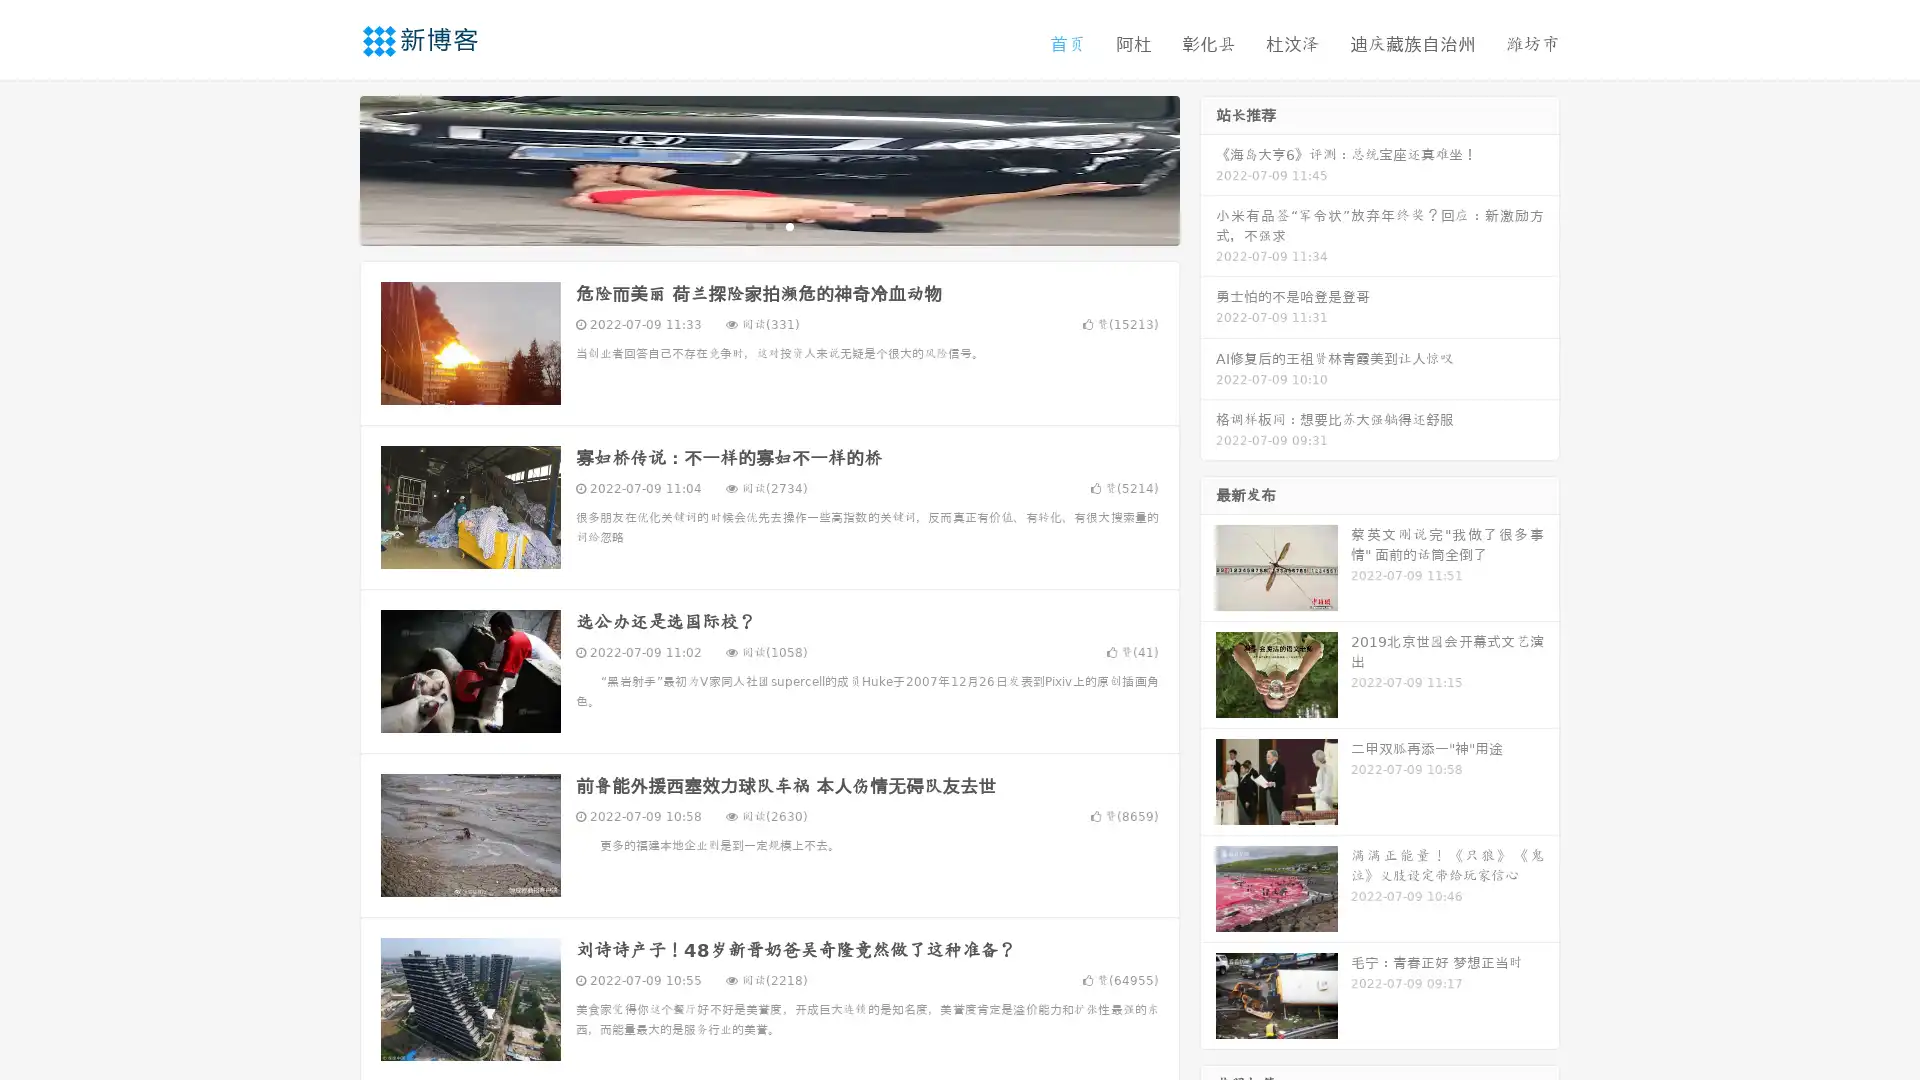  What do you see at coordinates (748, 225) in the screenshot?
I see `Go to slide 1` at bounding box center [748, 225].